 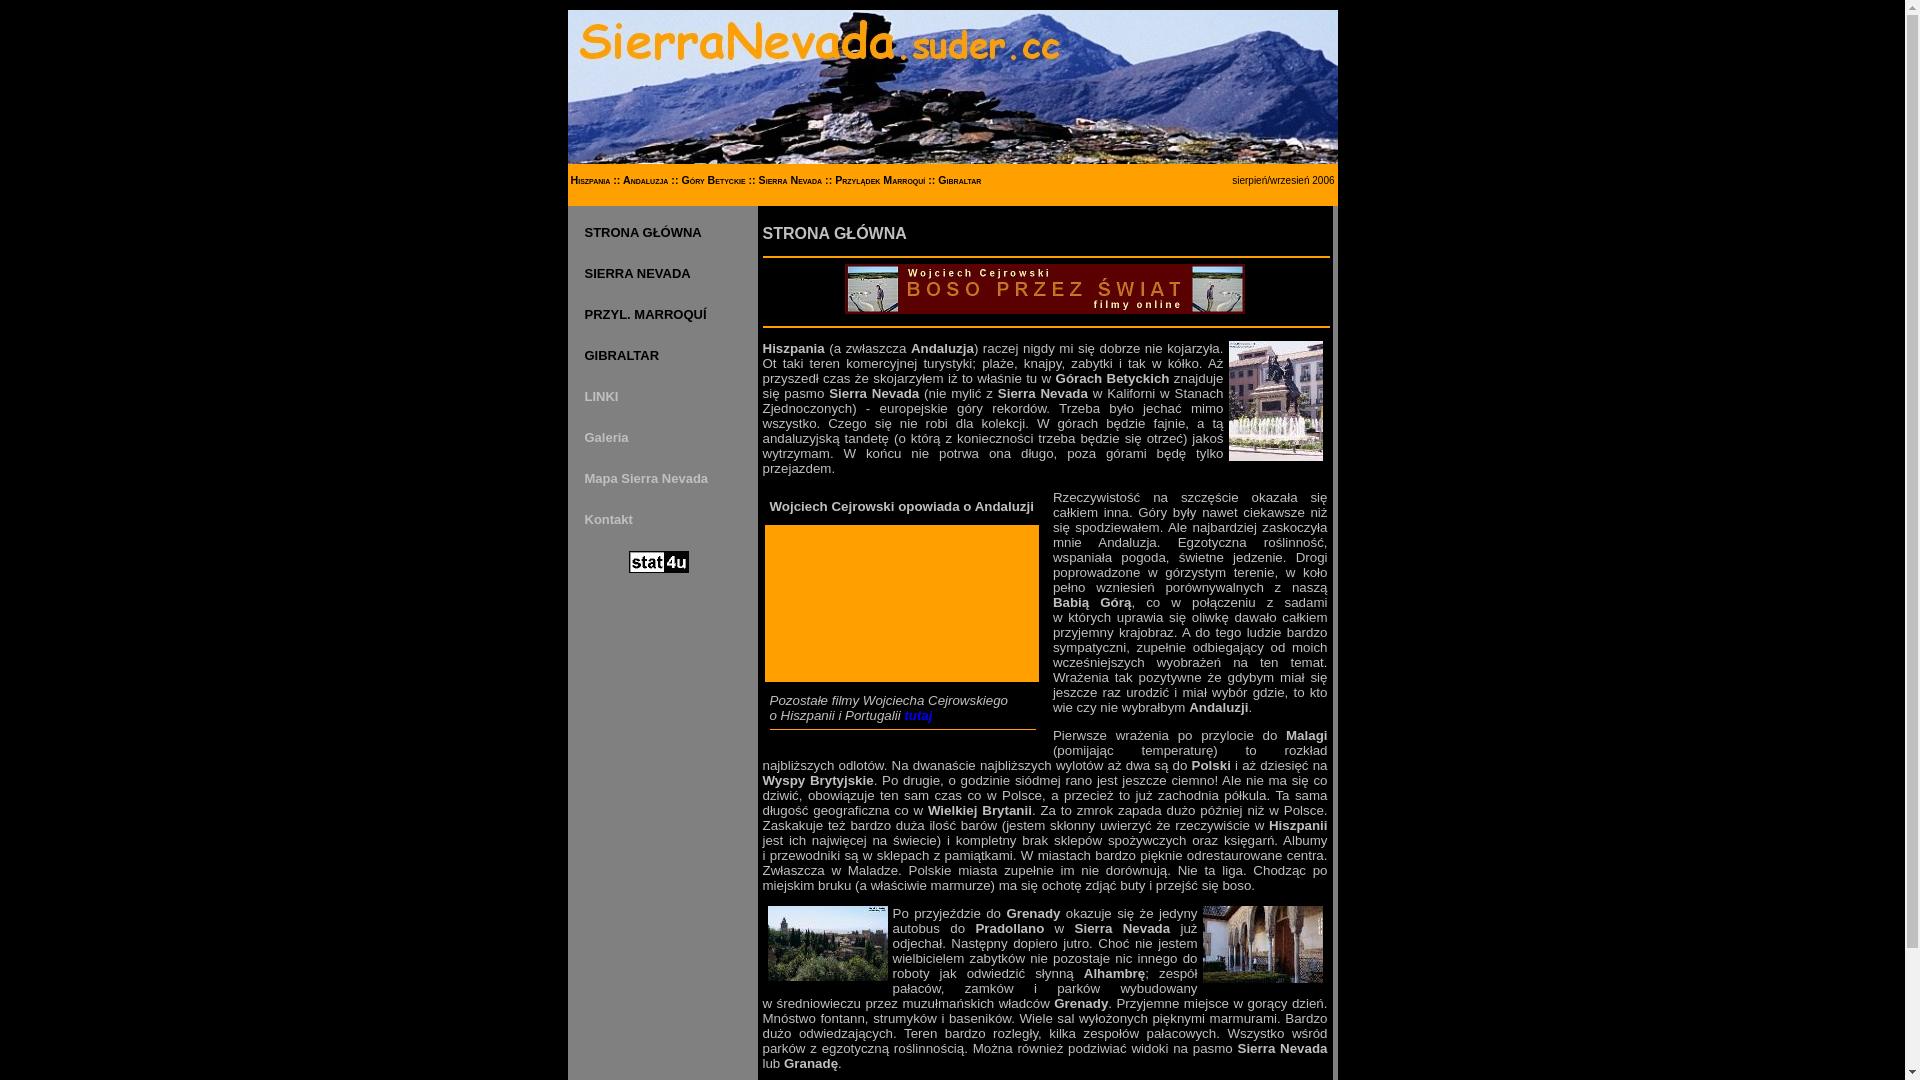 What do you see at coordinates (583, 518) in the screenshot?
I see `'Kontakt'` at bounding box center [583, 518].